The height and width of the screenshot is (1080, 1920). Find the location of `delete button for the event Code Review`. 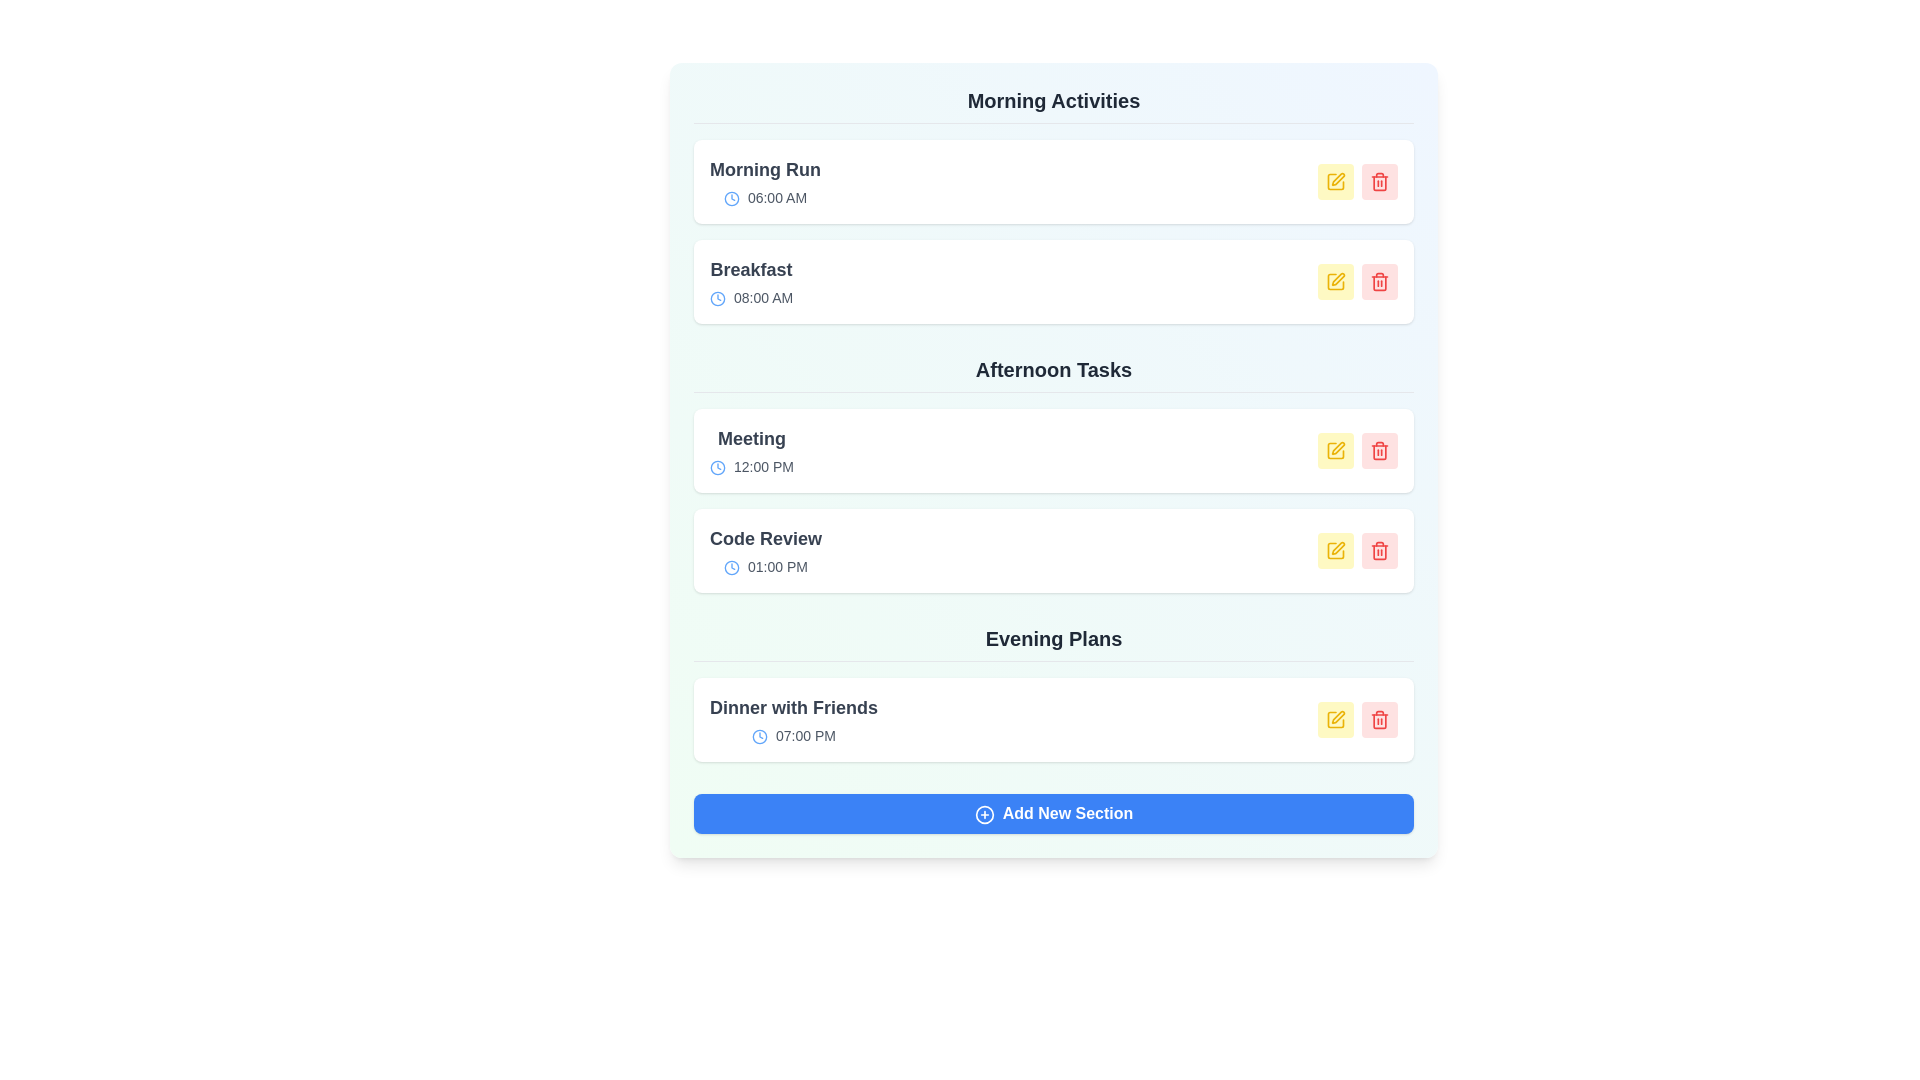

delete button for the event Code Review is located at coordinates (1379, 551).